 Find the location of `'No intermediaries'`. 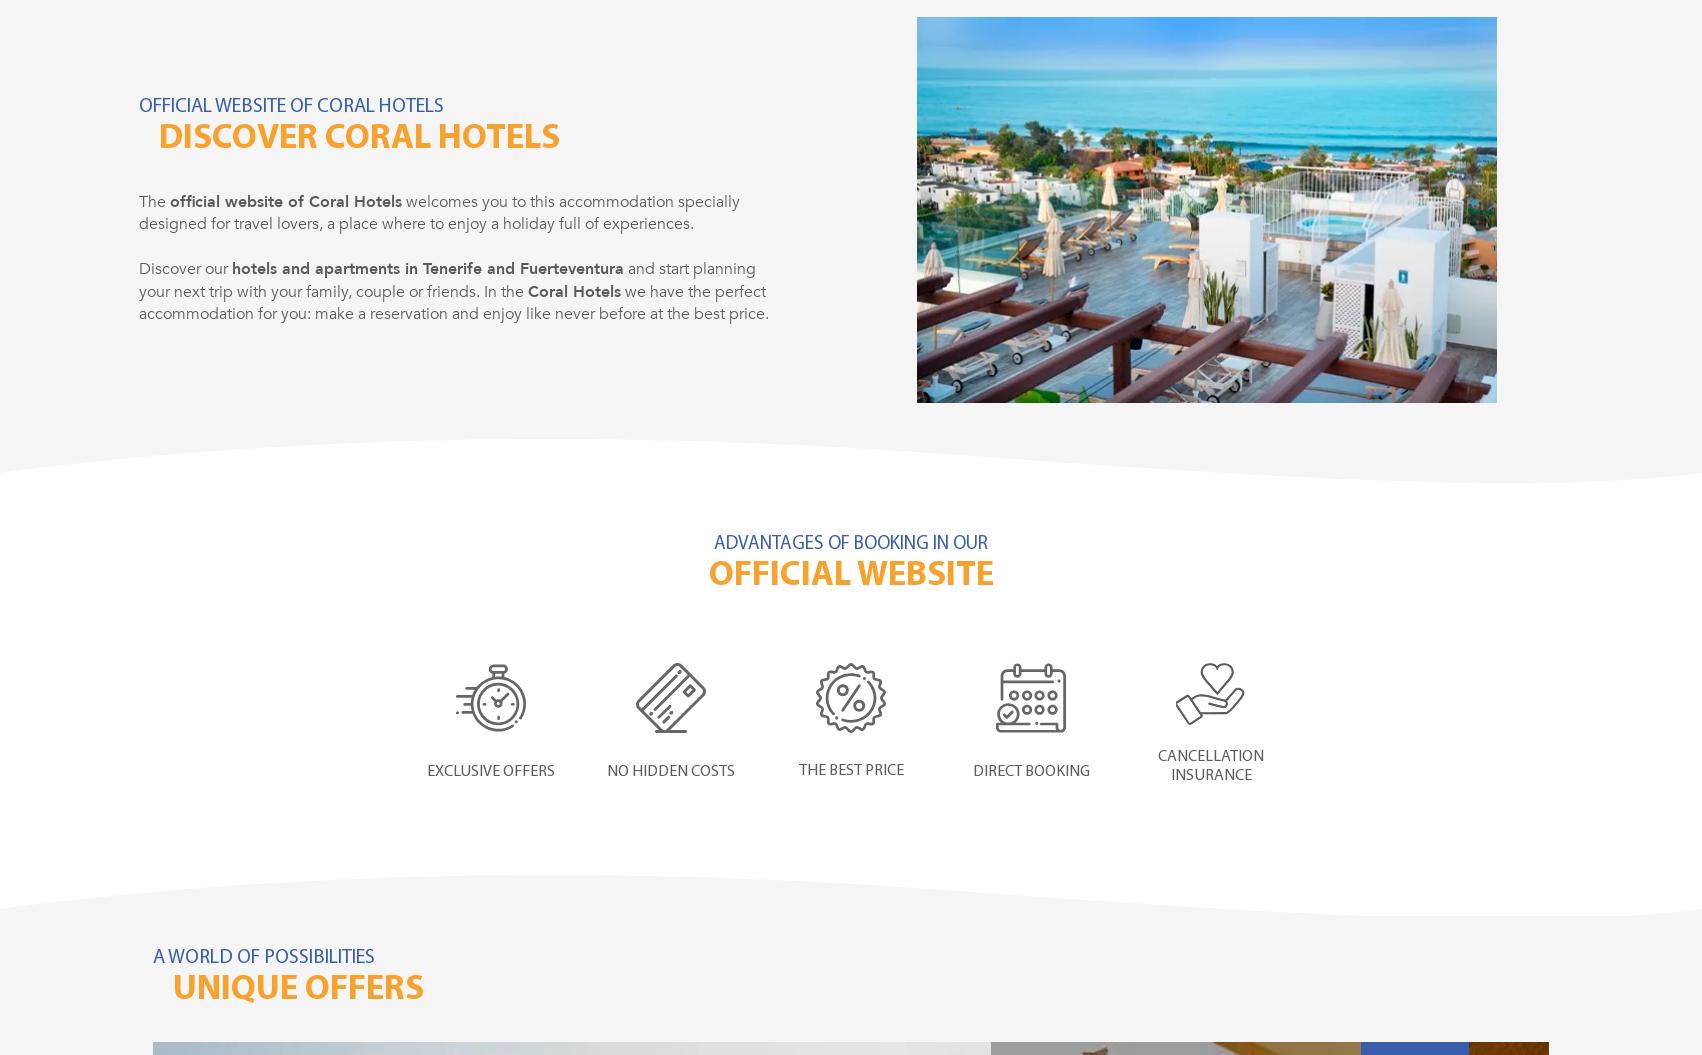

'No intermediaries' is located at coordinates (1030, 639).